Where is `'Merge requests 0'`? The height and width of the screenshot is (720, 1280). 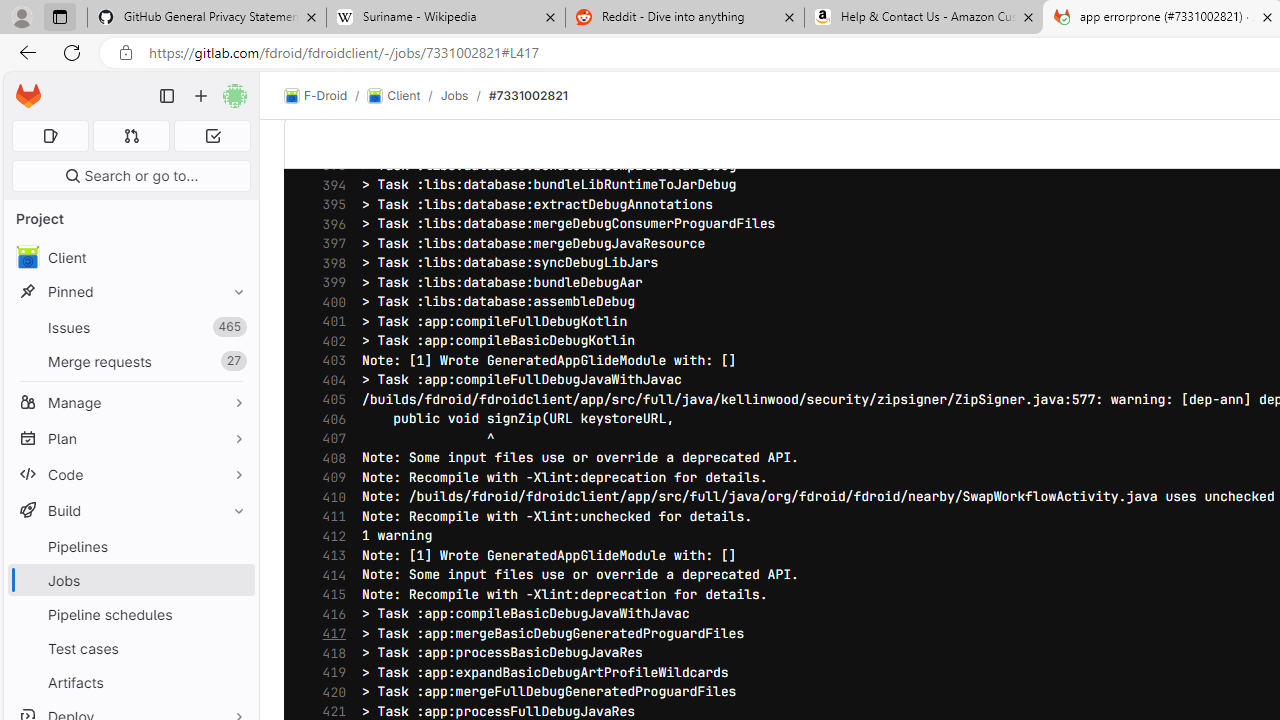 'Merge requests 0' is located at coordinates (130, 135).